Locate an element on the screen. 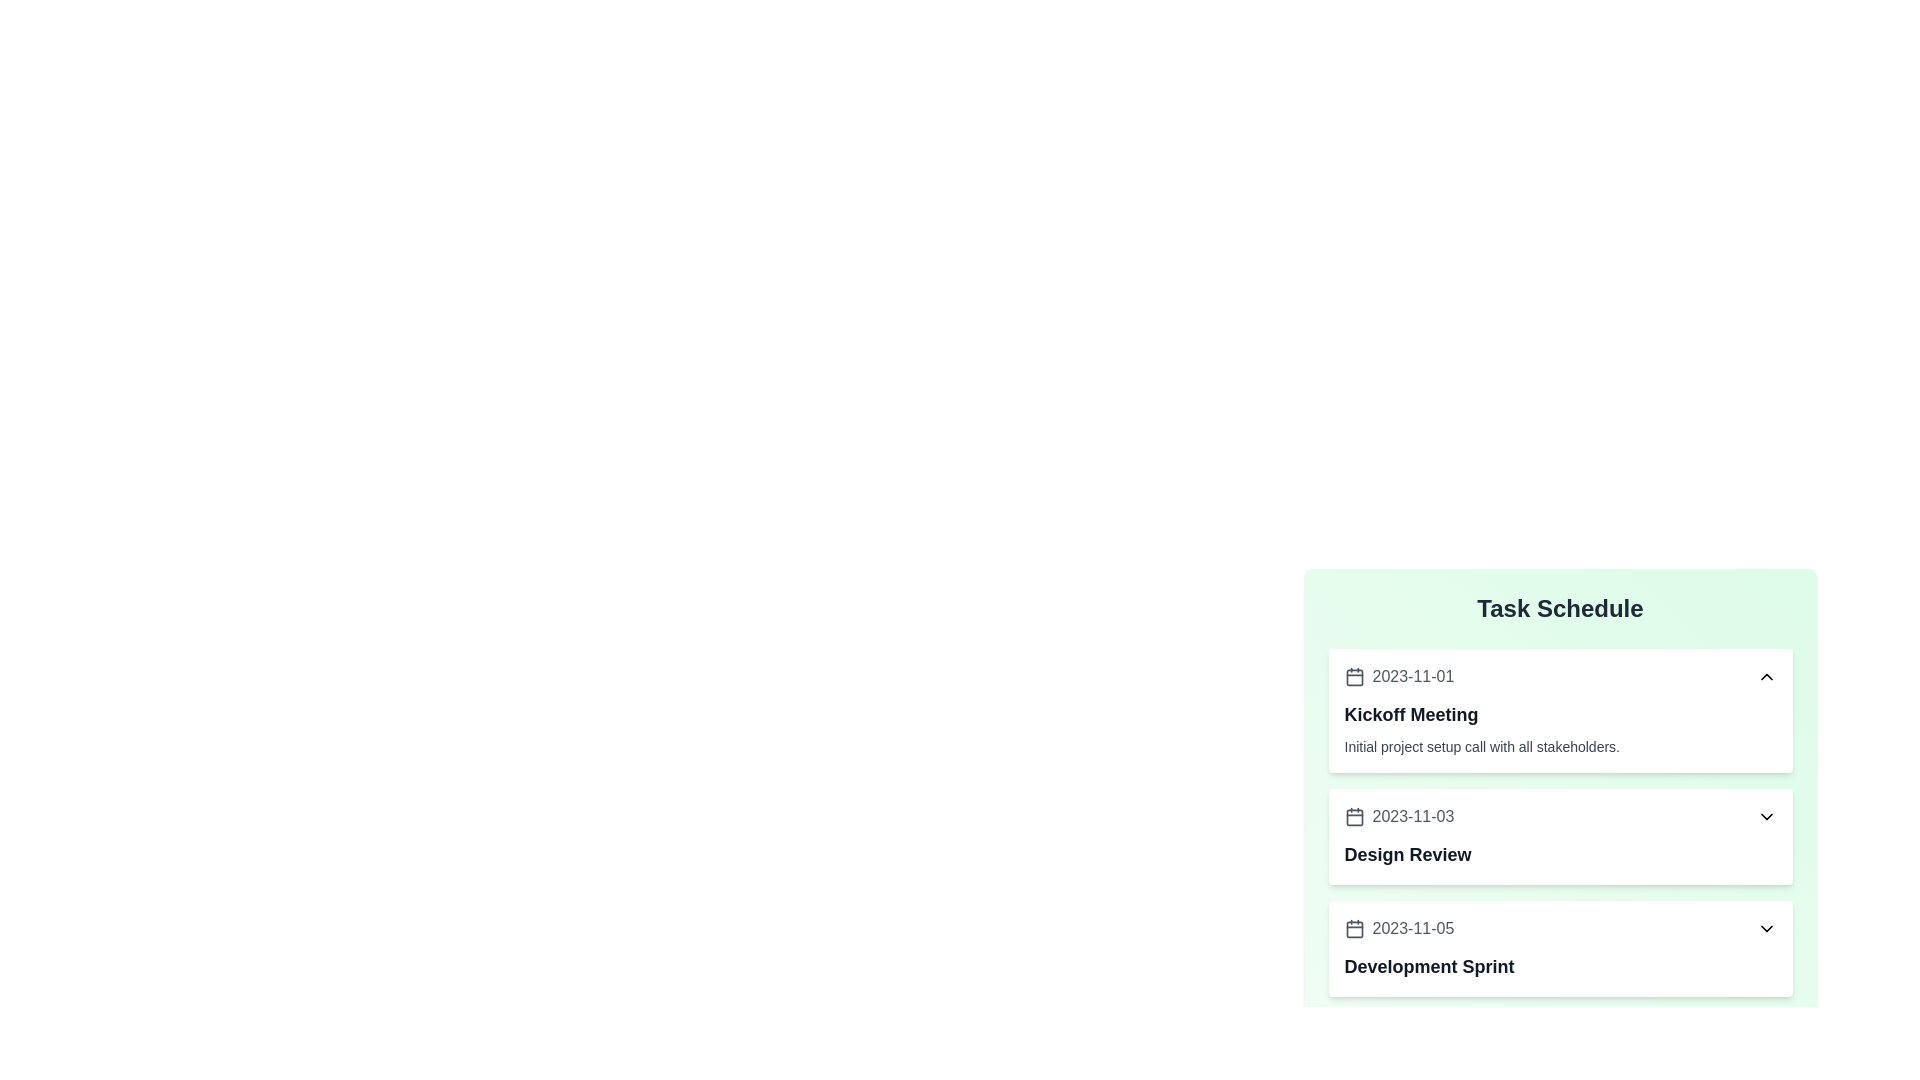 Image resolution: width=1920 pixels, height=1080 pixels. the text of the task details for the task on 2023-11-01 is located at coordinates (1559, 709).